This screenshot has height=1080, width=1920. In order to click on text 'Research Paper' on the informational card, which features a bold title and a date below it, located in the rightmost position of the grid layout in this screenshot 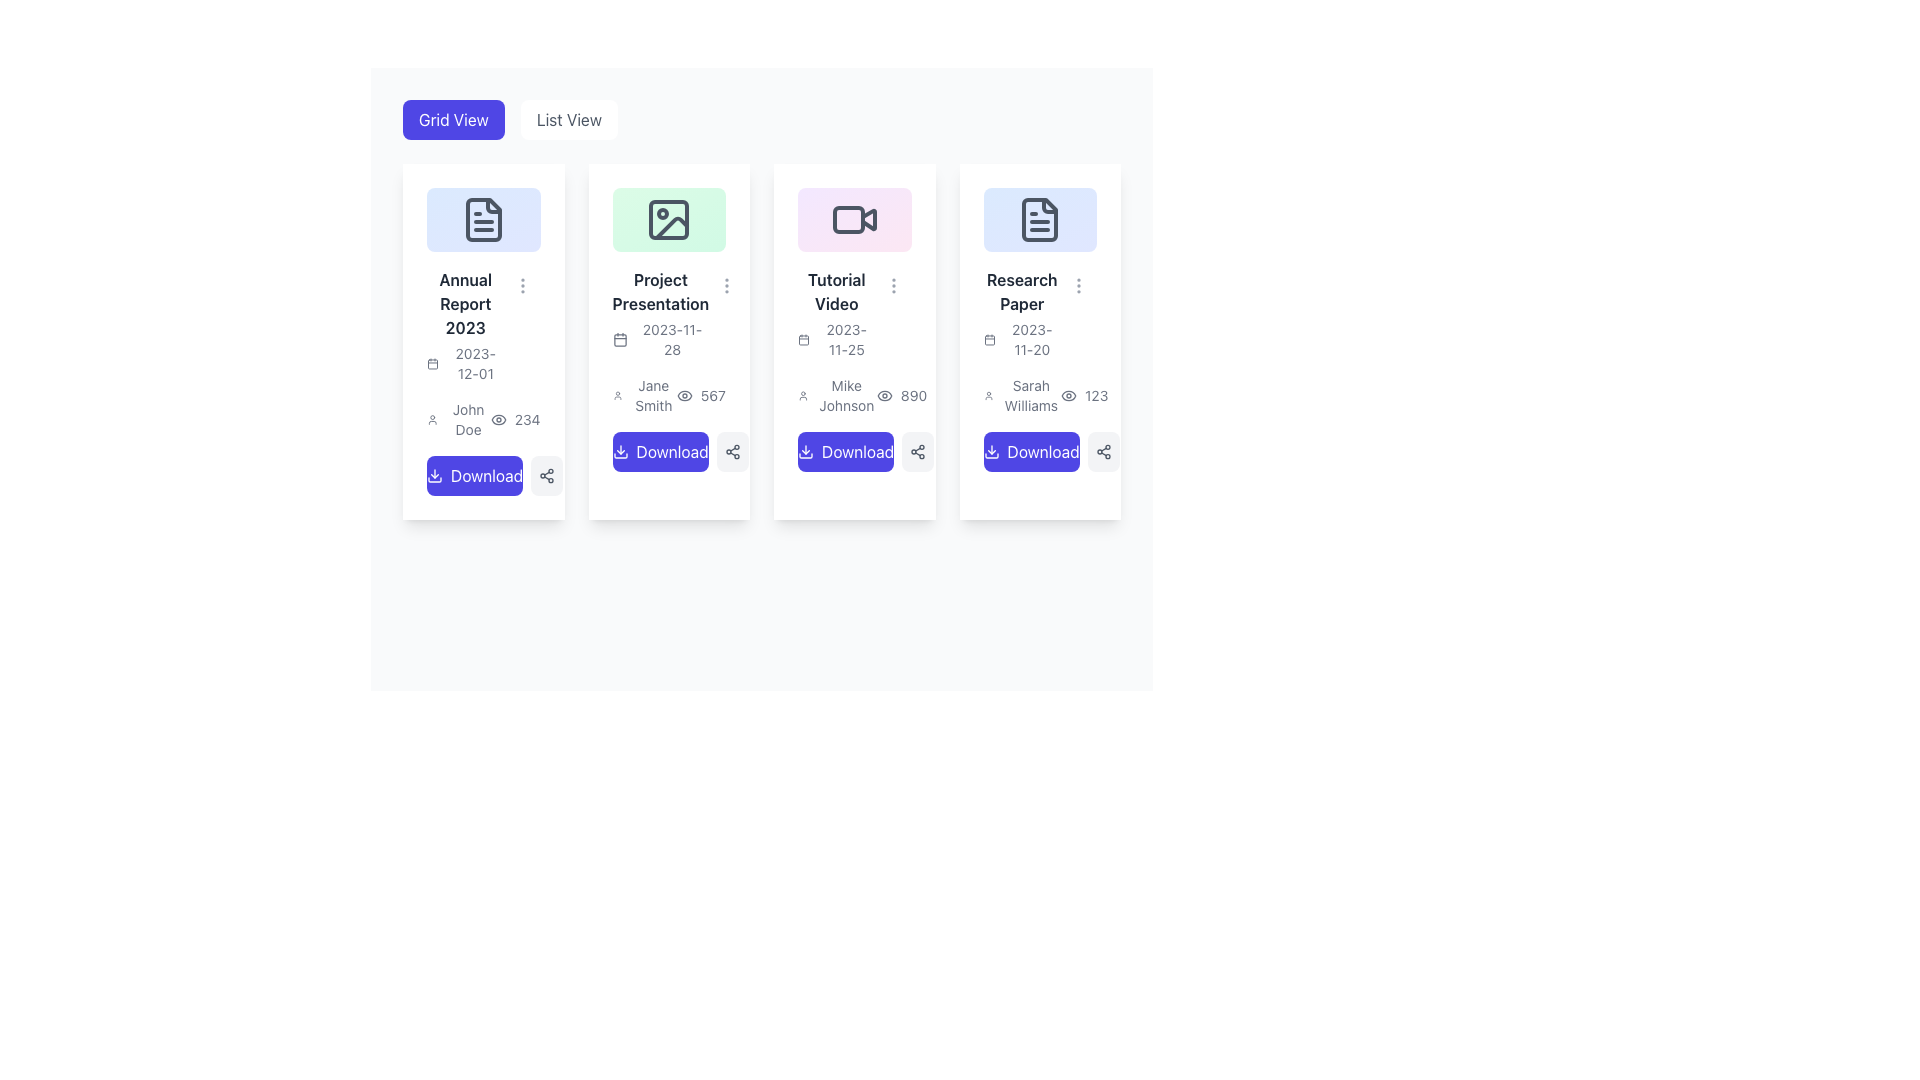, I will do `click(1022, 313)`.